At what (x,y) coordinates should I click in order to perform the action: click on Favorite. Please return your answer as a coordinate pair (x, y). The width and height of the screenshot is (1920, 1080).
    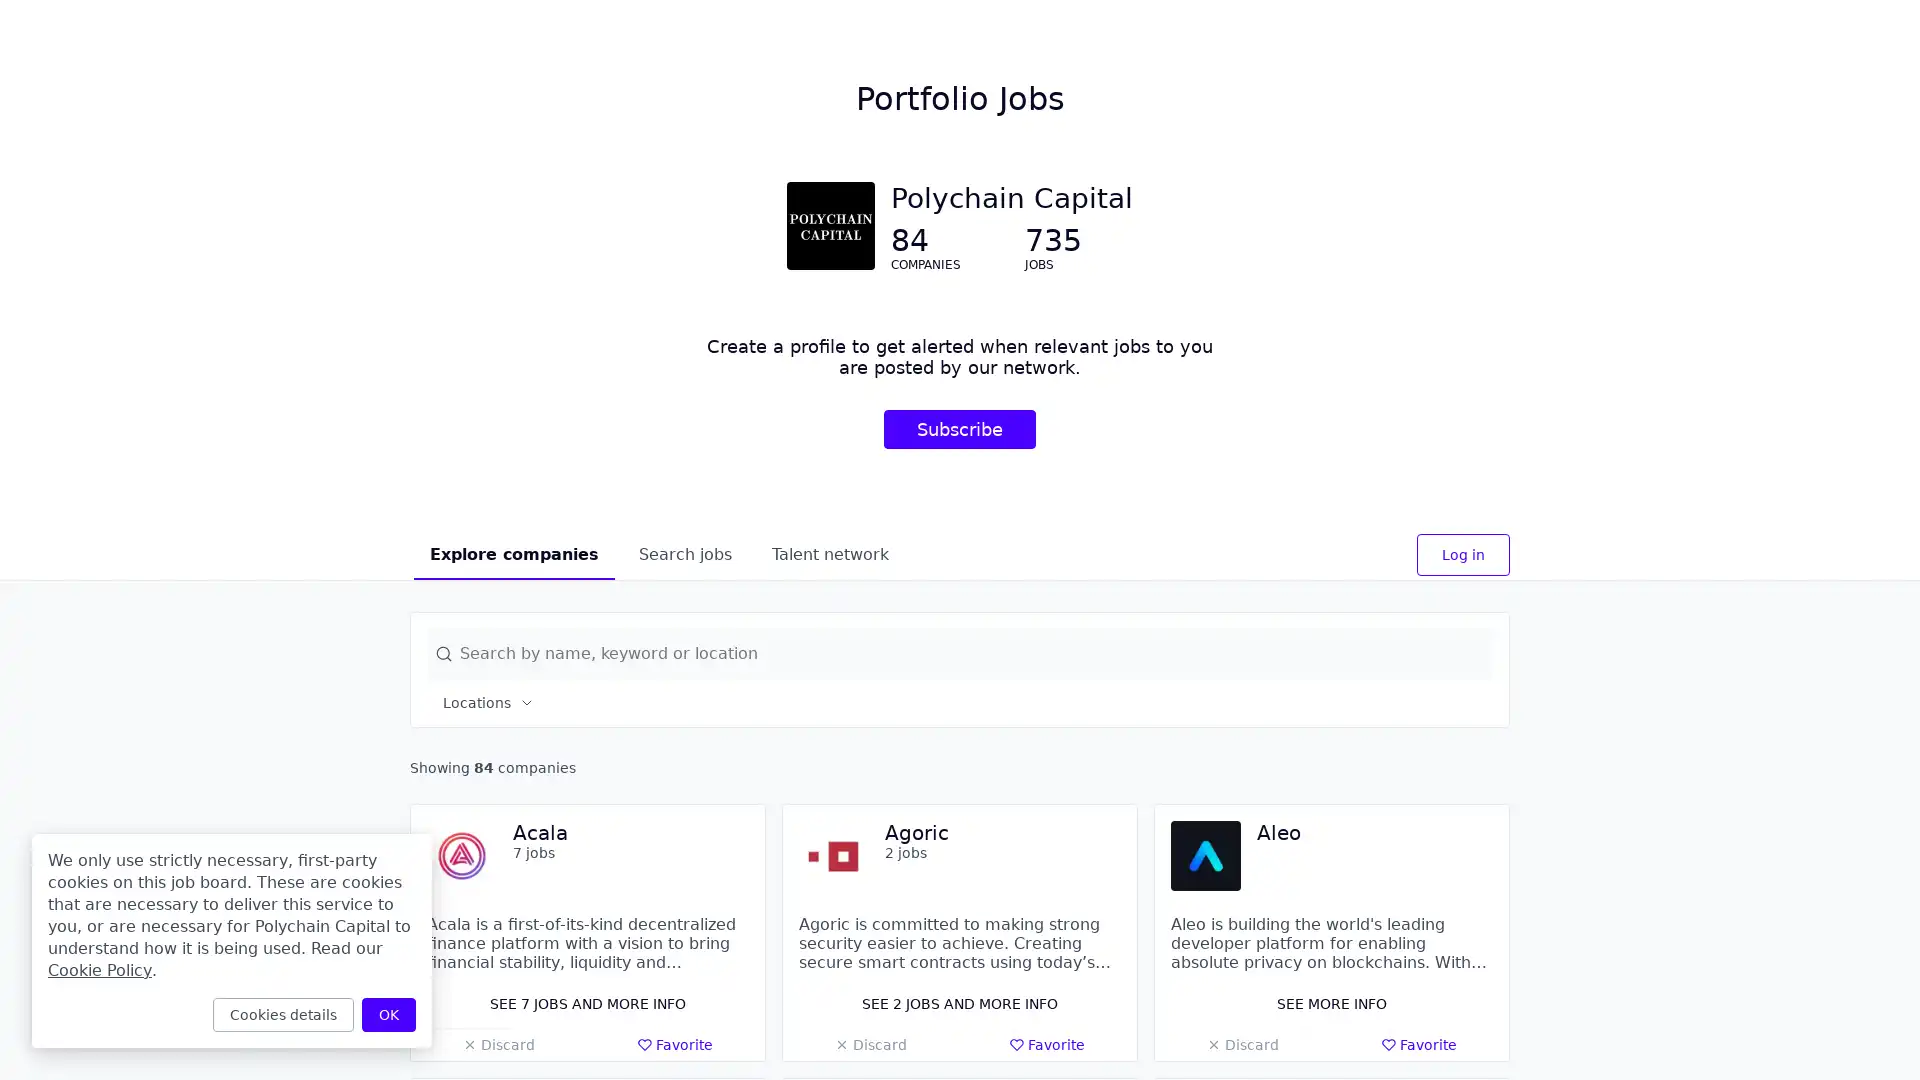
    Looking at the image, I should click on (1418, 1044).